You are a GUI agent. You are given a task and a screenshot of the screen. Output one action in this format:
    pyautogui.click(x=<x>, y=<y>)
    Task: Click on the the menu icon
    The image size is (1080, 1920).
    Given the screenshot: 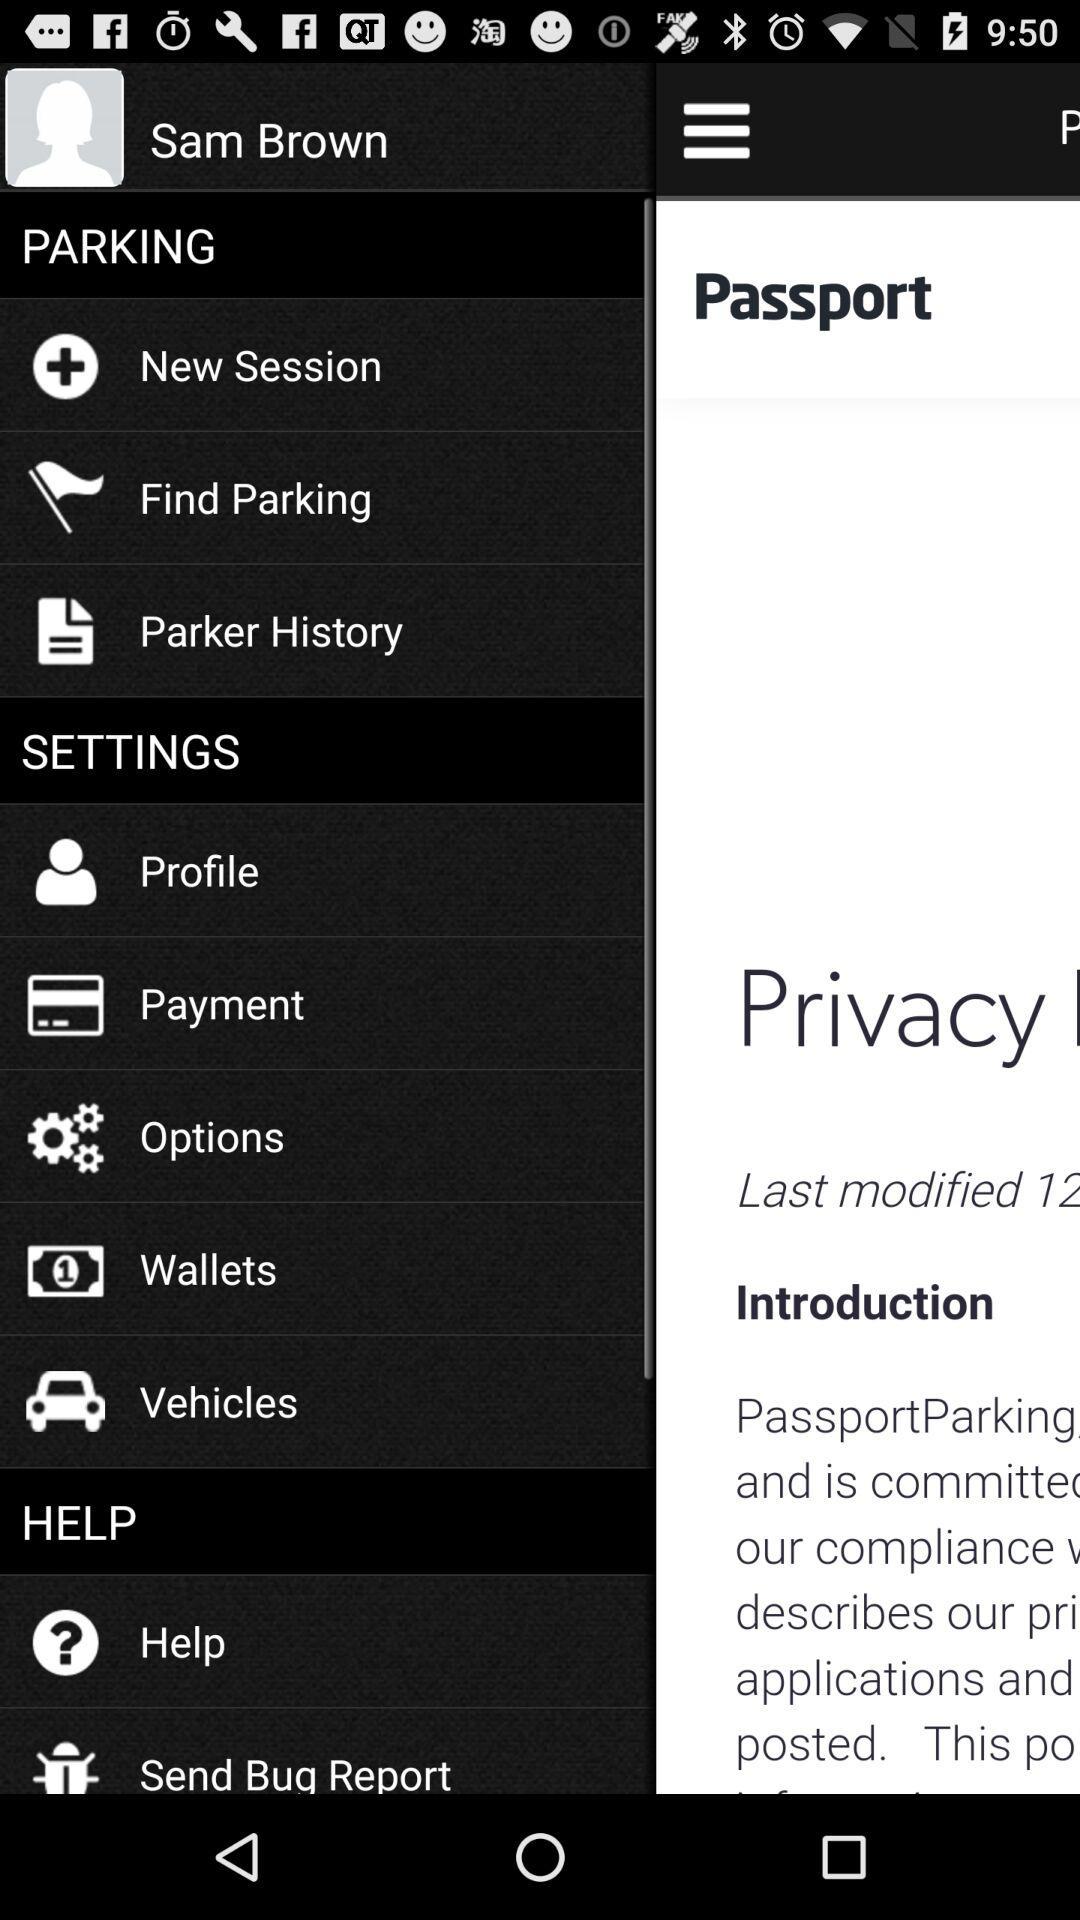 What is the action you would take?
    pyautogui.click(x=715, y=137)
    